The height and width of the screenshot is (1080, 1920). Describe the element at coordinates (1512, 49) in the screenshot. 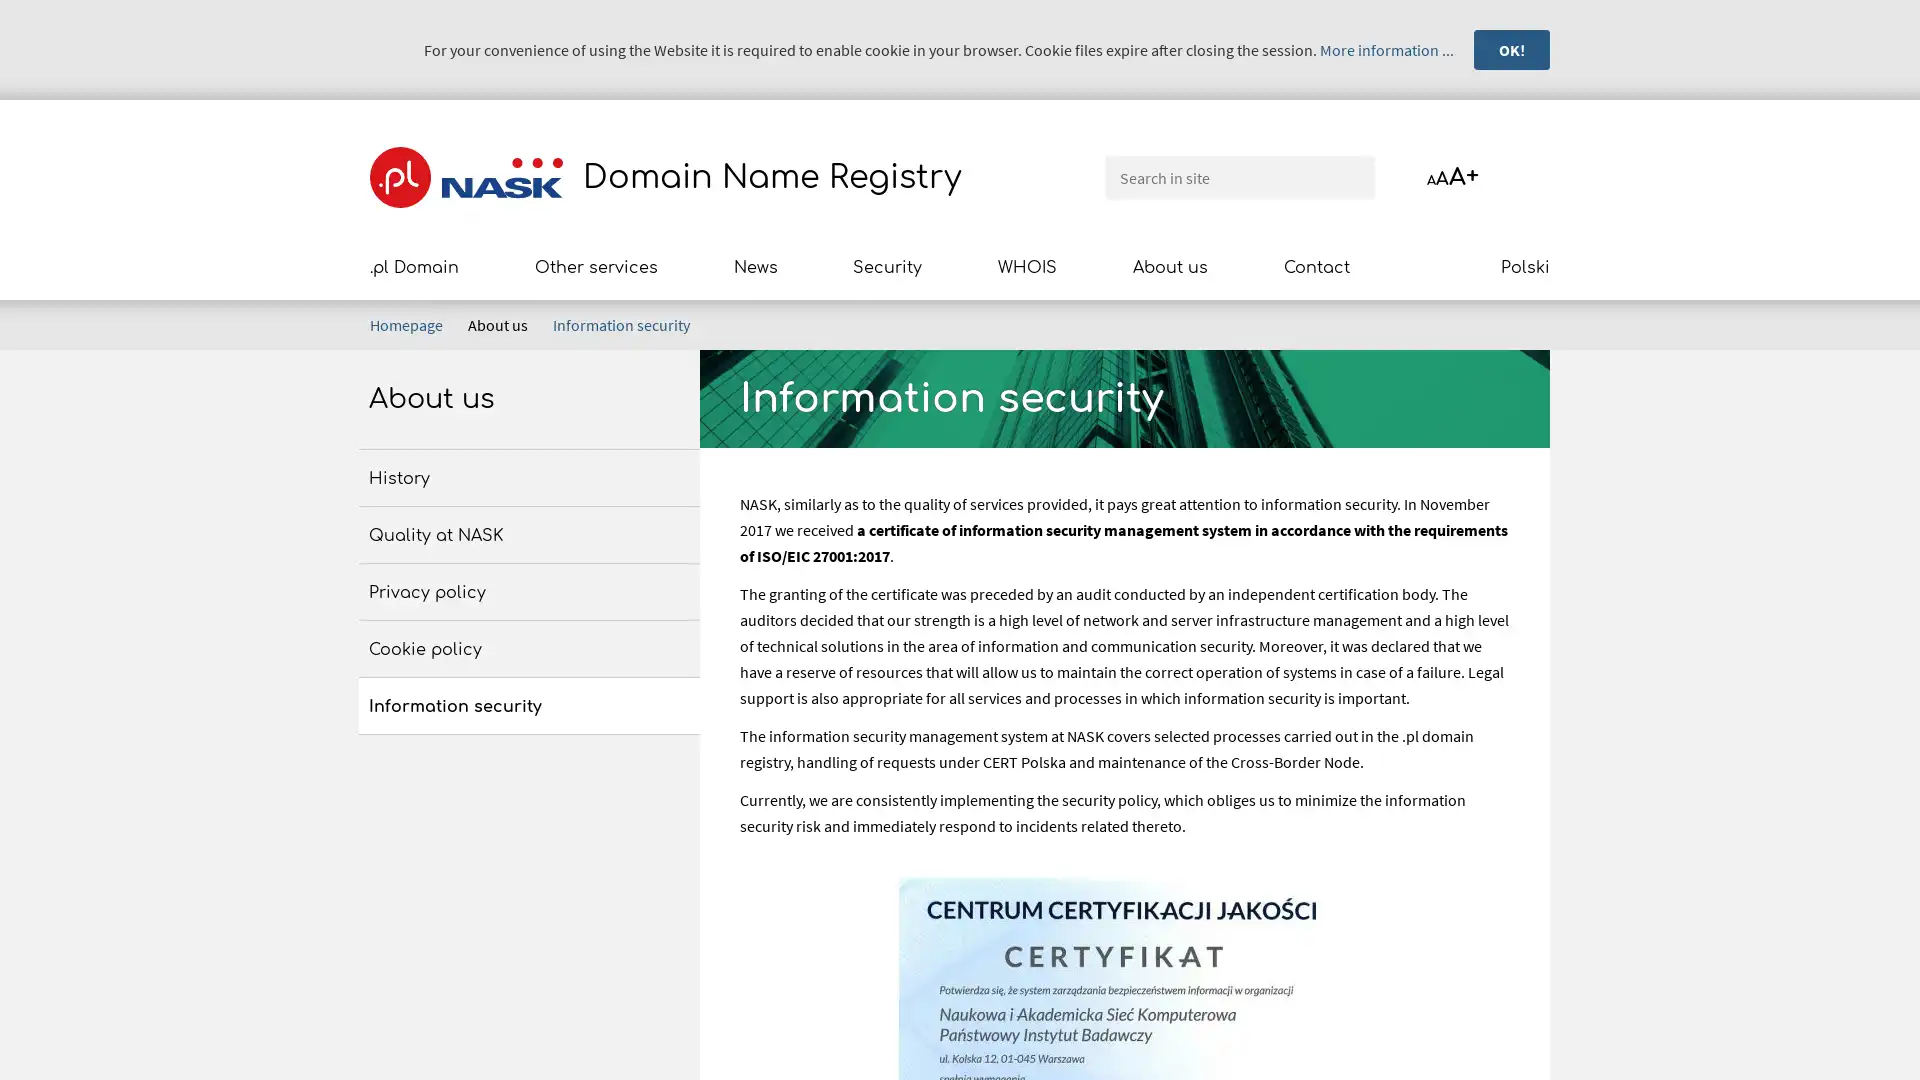

I see `OK!` at that location.